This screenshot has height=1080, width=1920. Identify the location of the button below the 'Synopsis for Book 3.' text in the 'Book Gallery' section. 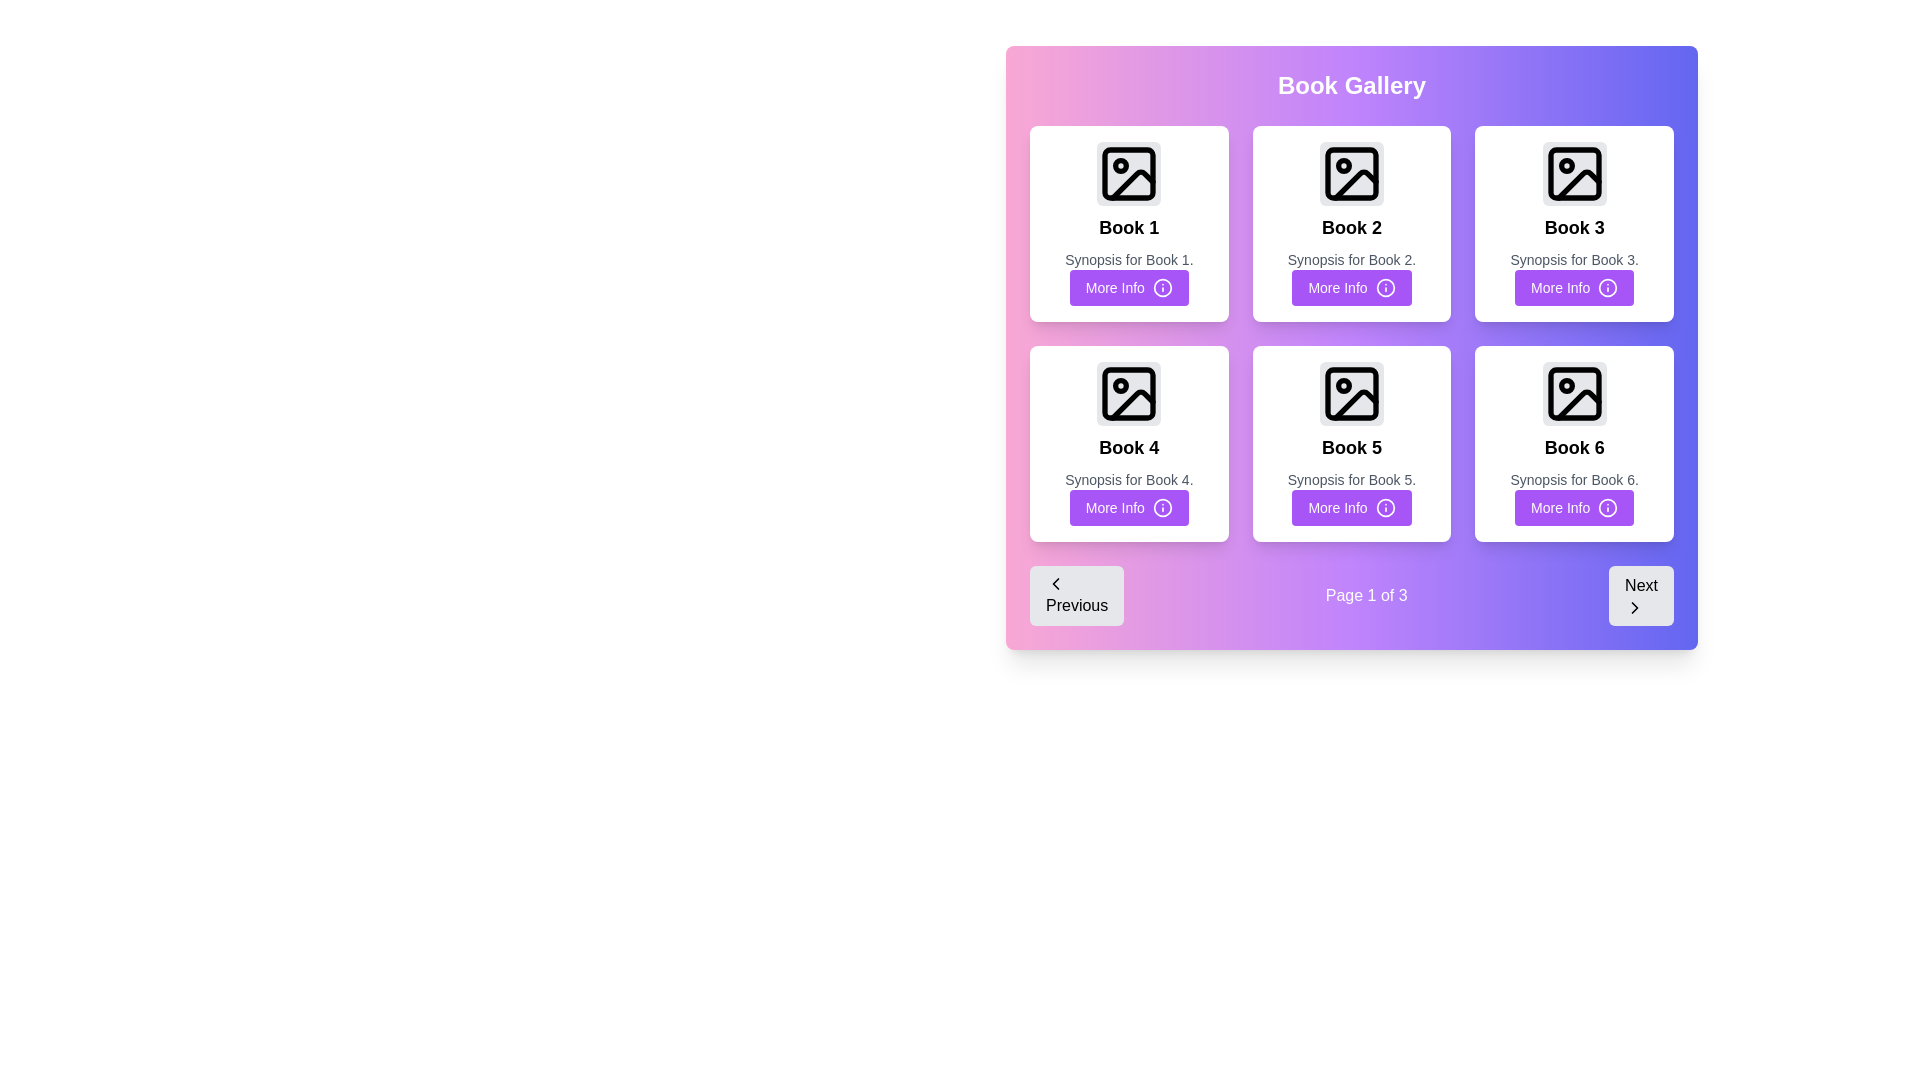
(1573, 288).